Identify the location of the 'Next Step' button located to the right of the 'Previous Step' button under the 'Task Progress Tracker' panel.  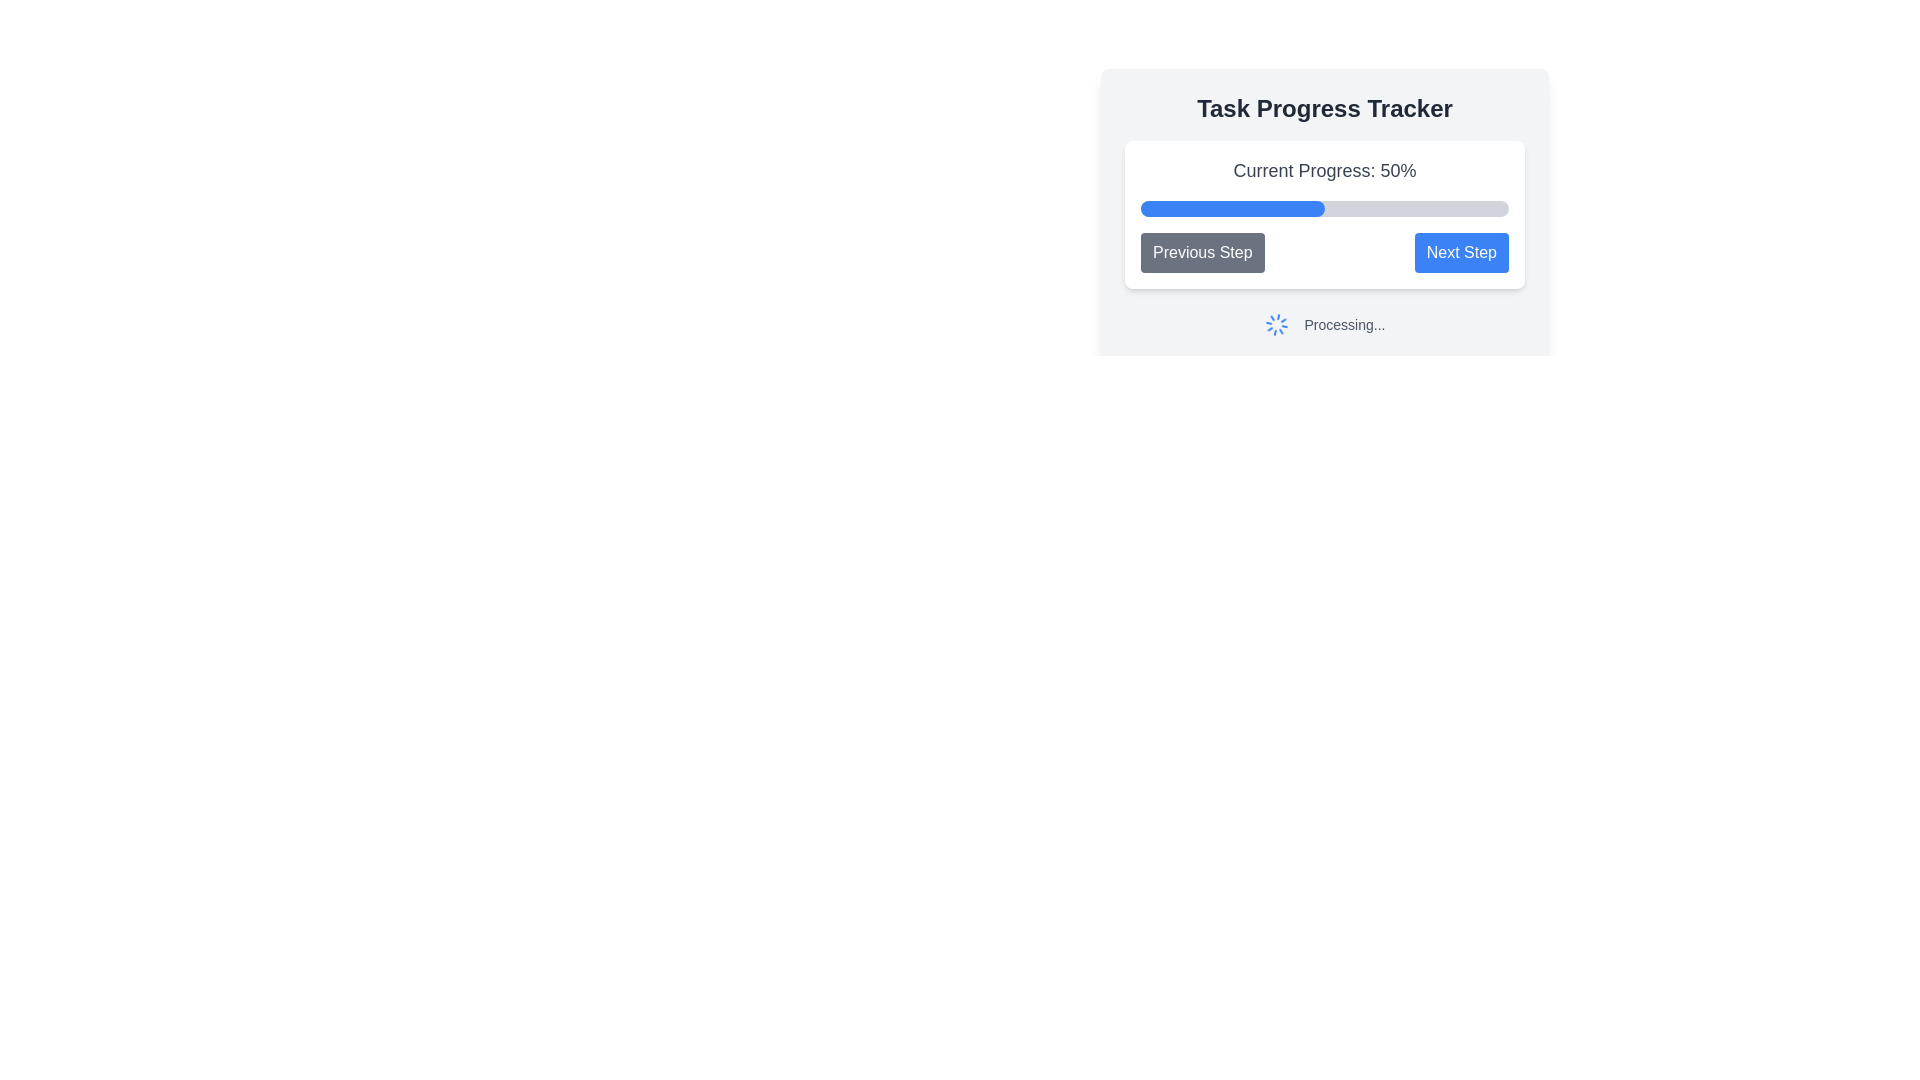
(1461, 252).